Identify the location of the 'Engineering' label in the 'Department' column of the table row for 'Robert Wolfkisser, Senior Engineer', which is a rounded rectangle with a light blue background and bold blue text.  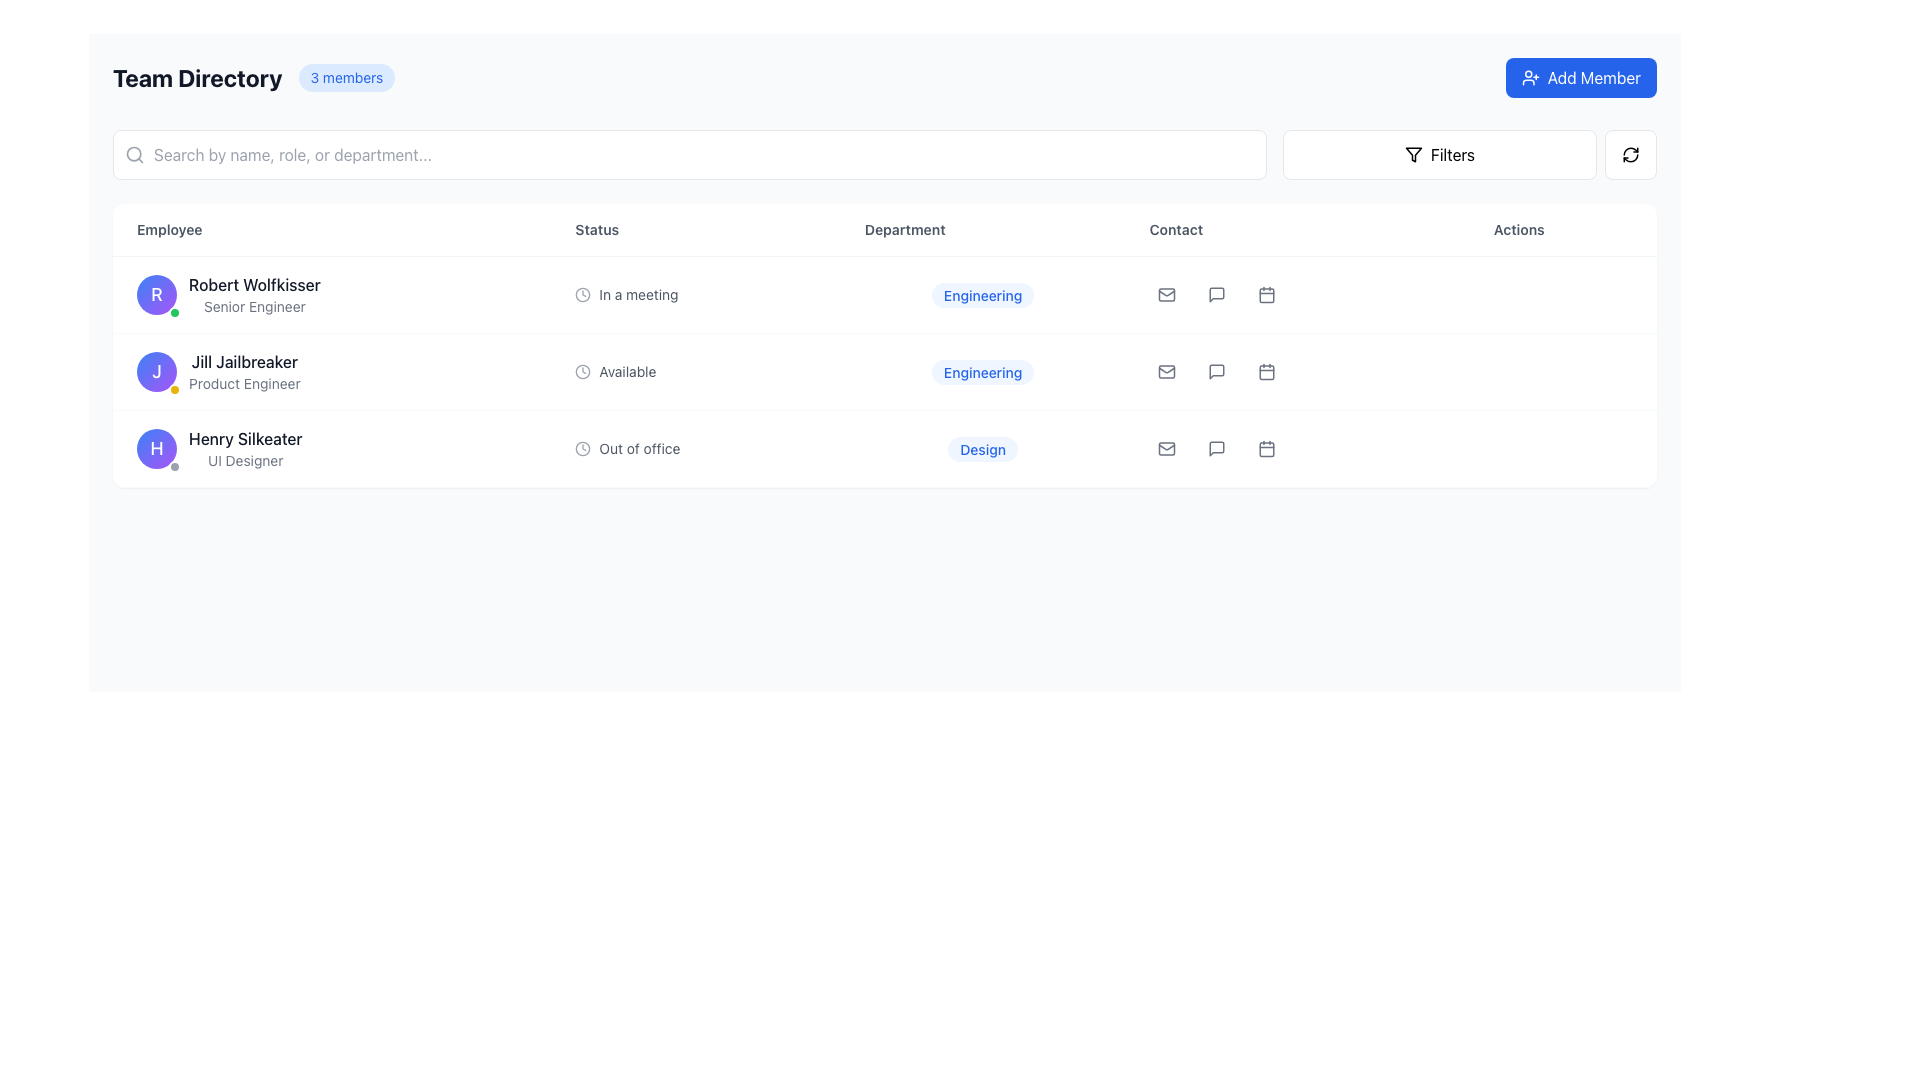
(983, 294).